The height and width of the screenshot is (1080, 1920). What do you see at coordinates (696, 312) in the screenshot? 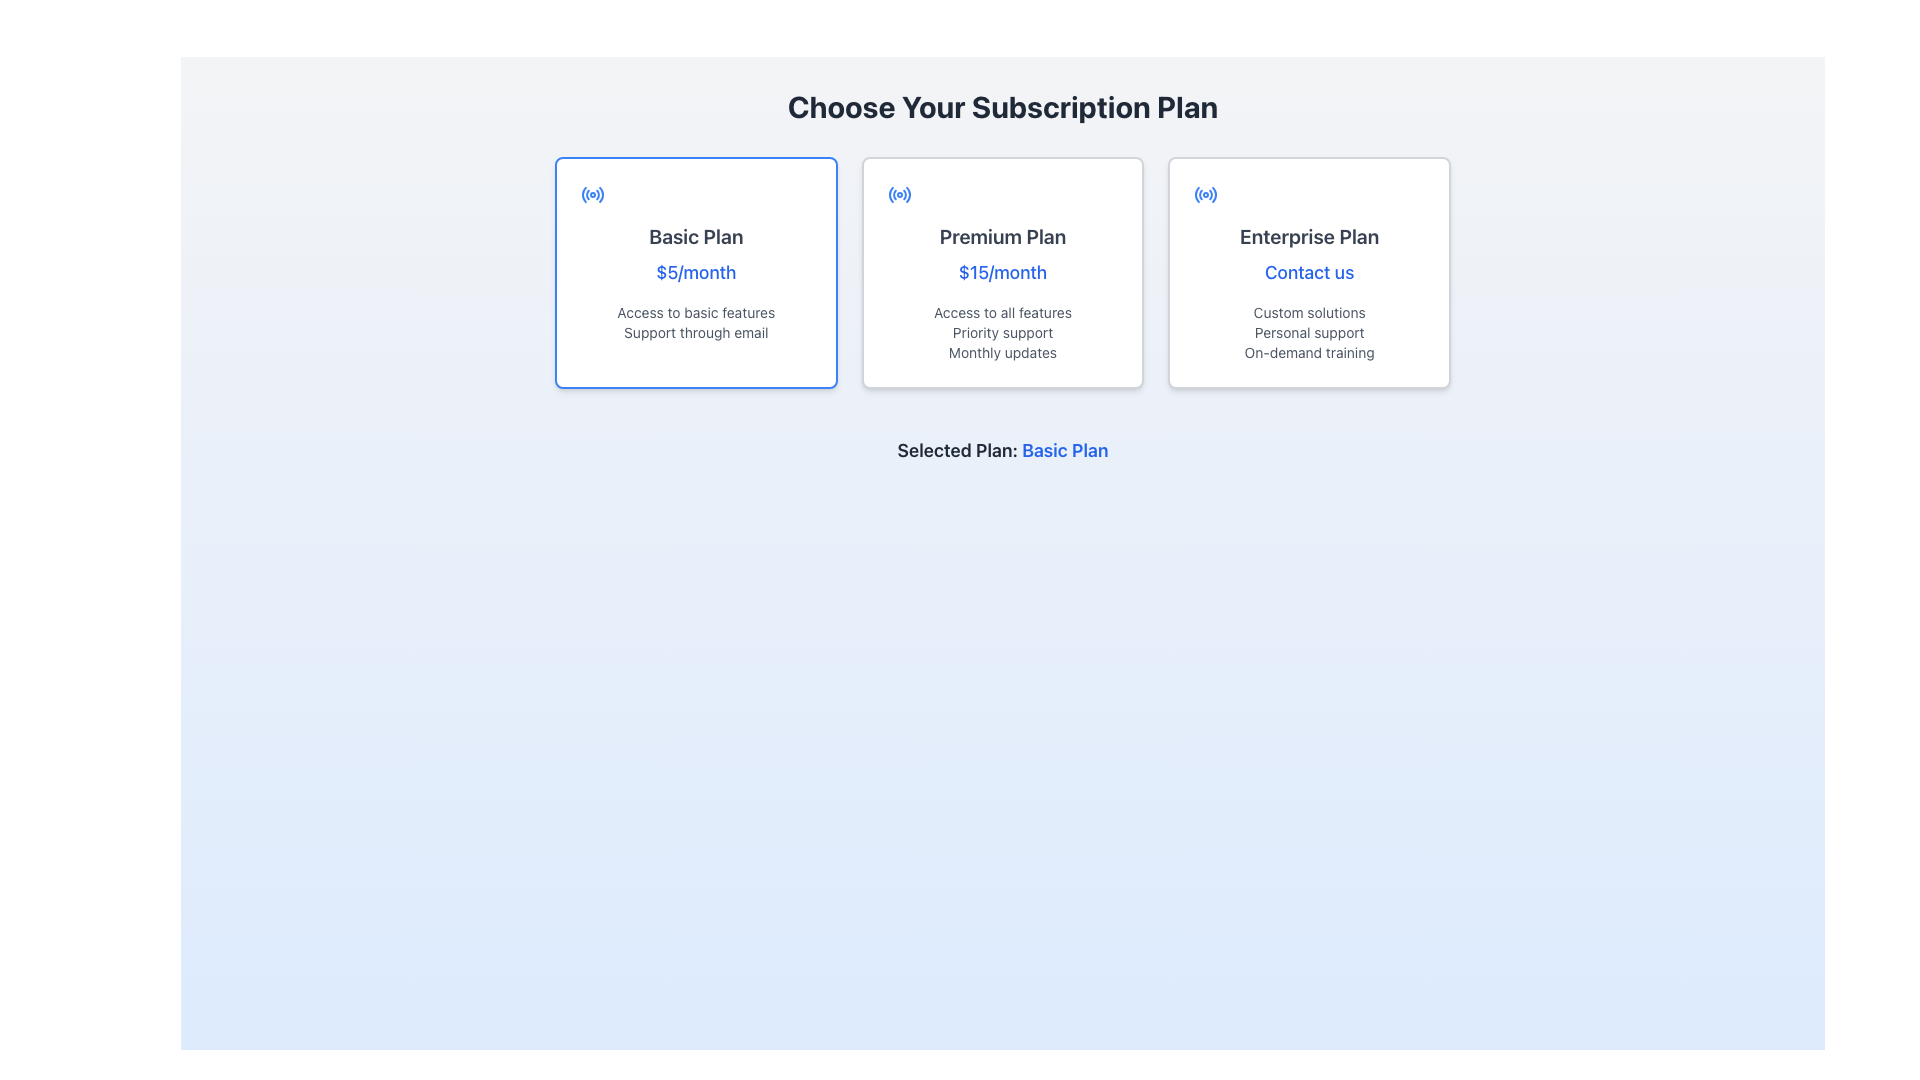
I see `the text element styled in a small, gray font that reads 'Access to basic features', which is located within the 'Basic Plan' card, directly below the '$5/month' text` at bounding box center [696, 312].